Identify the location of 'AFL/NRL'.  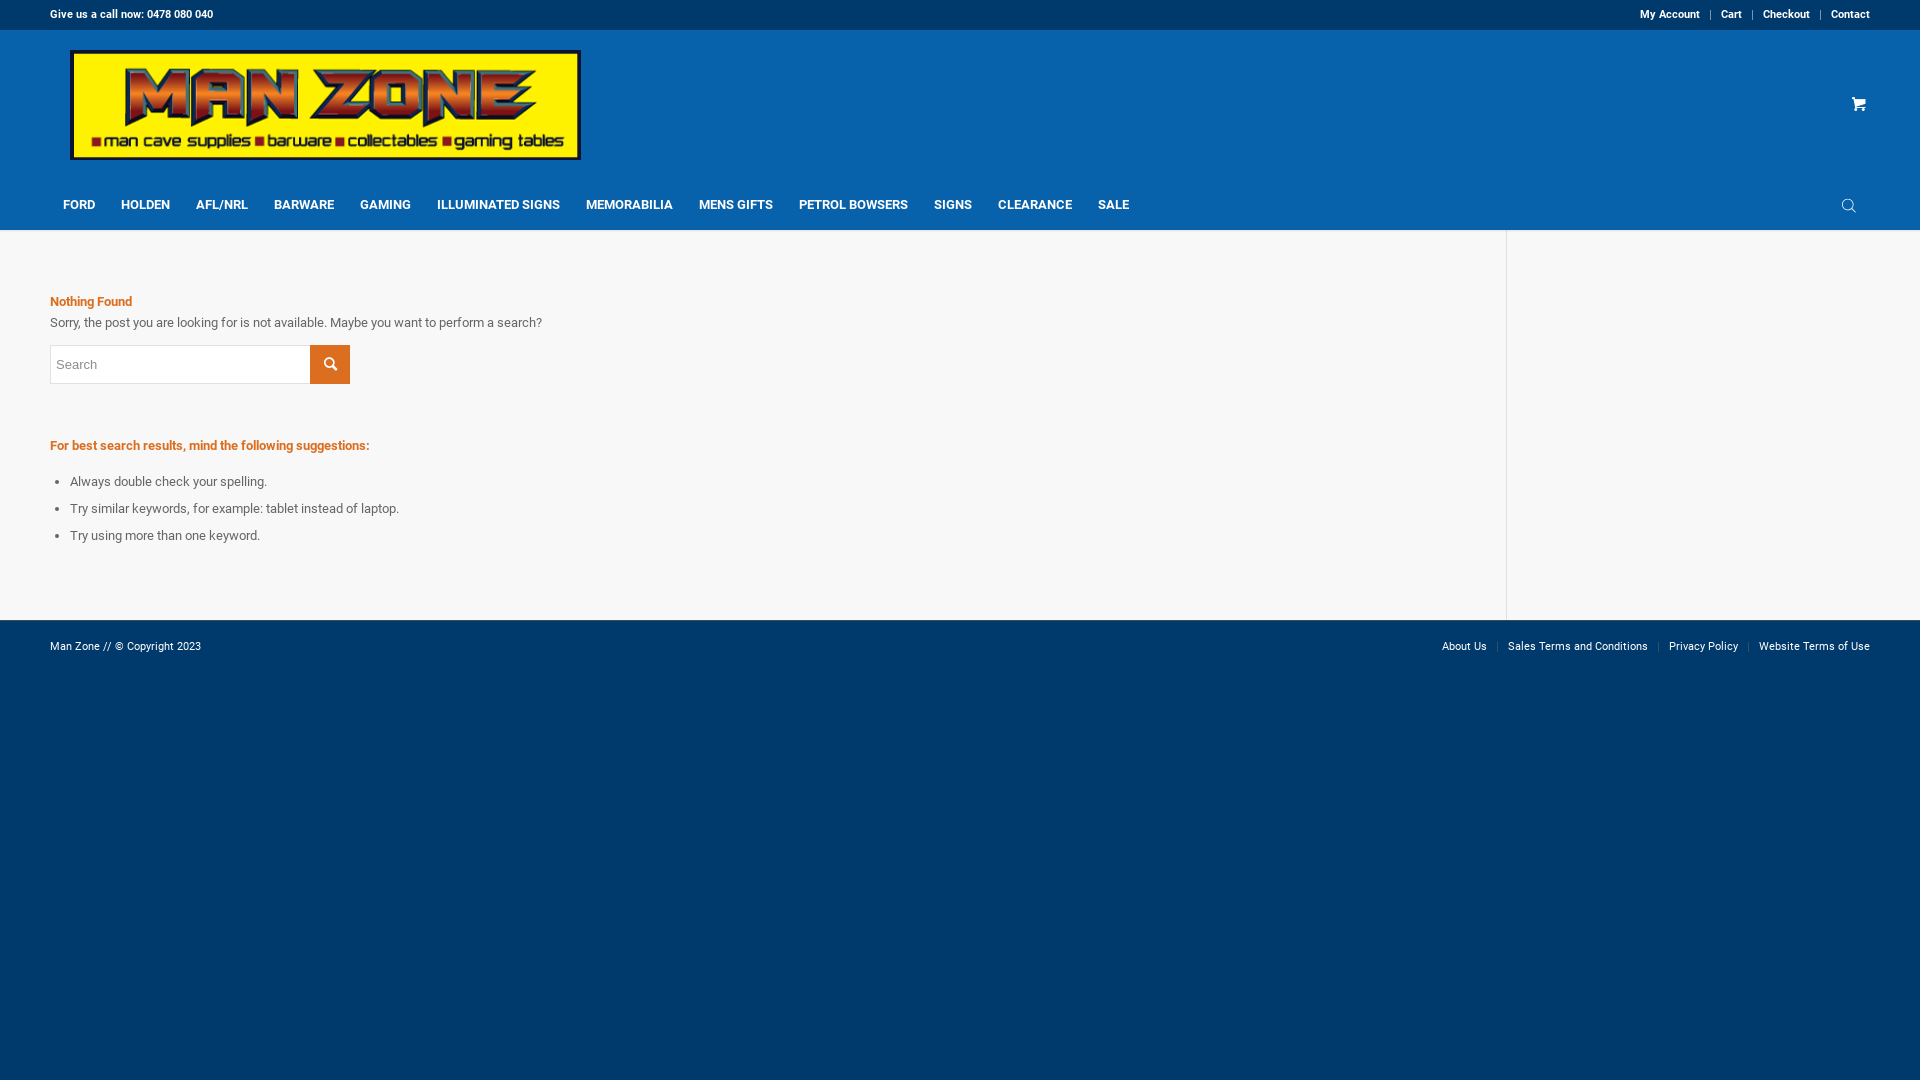
(182, 204).